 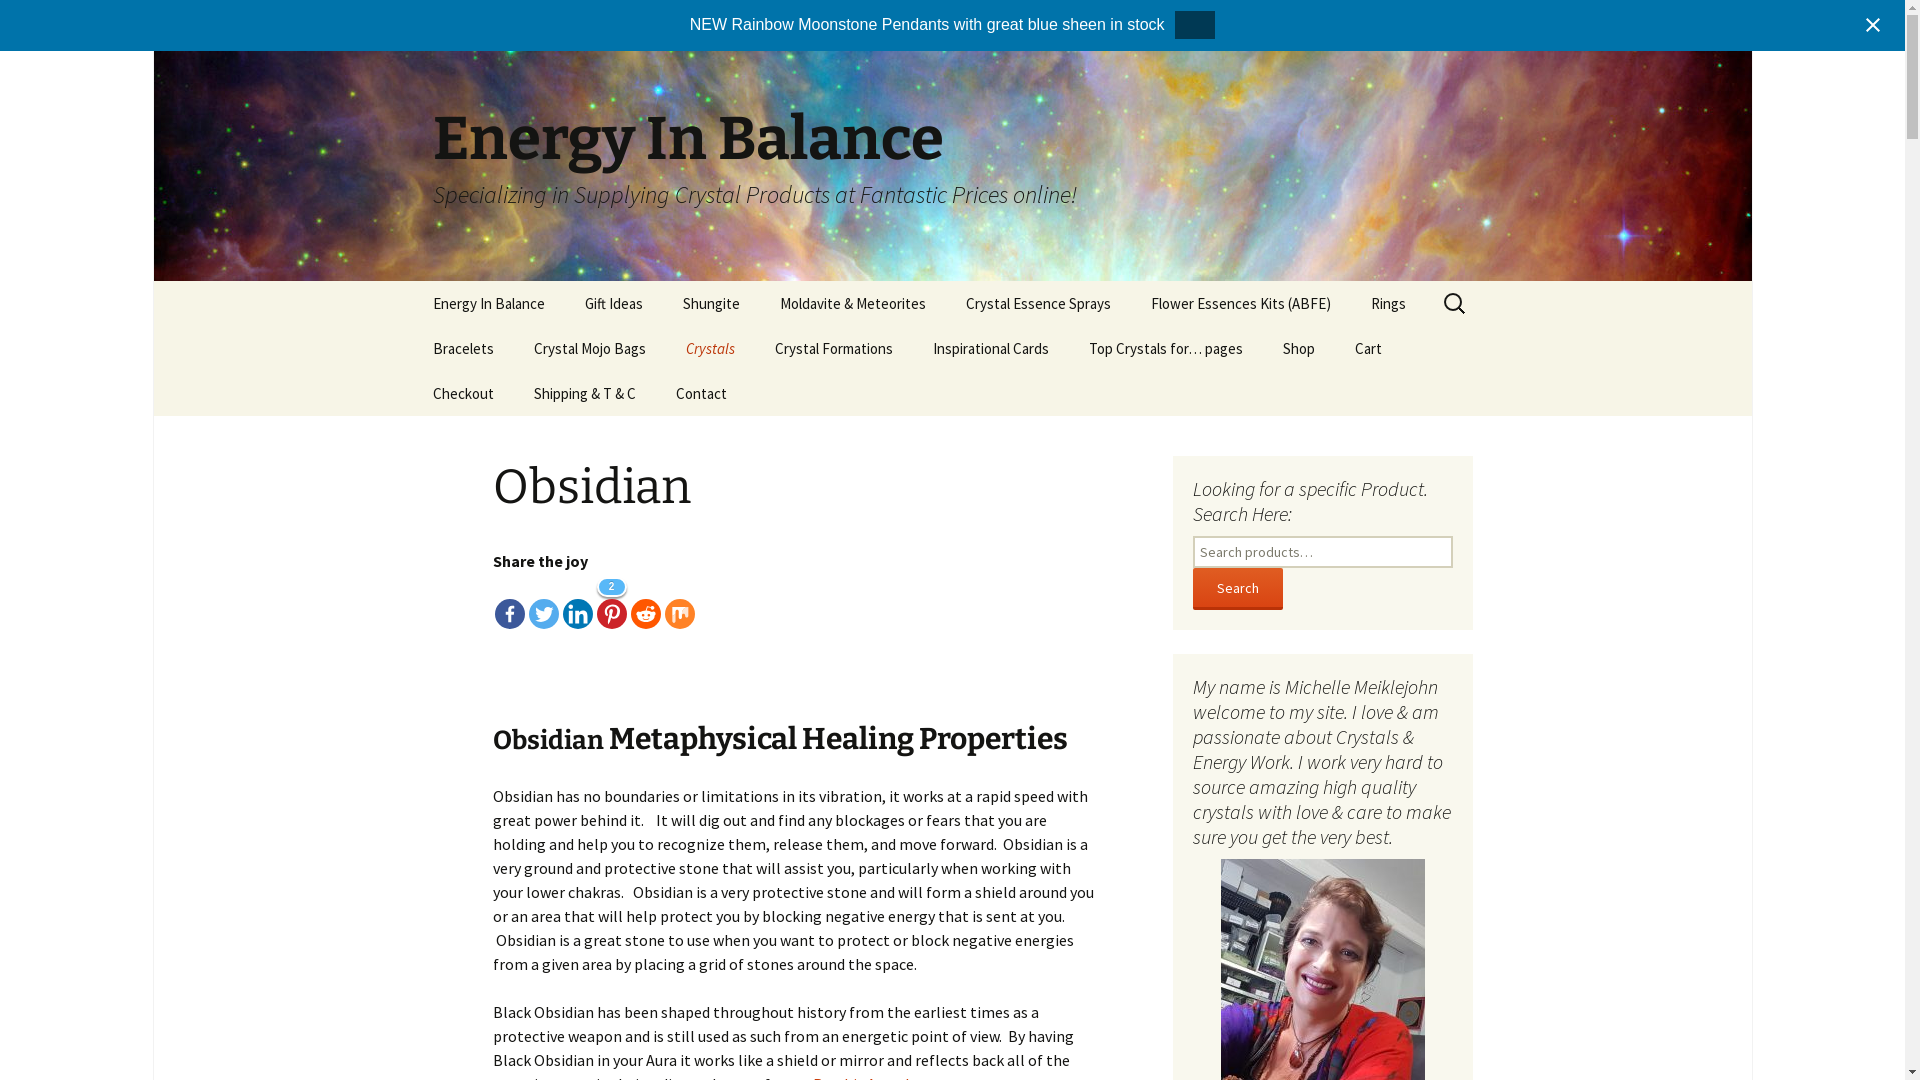 I want to click on 'Reddit', so click(x=644, y=600).